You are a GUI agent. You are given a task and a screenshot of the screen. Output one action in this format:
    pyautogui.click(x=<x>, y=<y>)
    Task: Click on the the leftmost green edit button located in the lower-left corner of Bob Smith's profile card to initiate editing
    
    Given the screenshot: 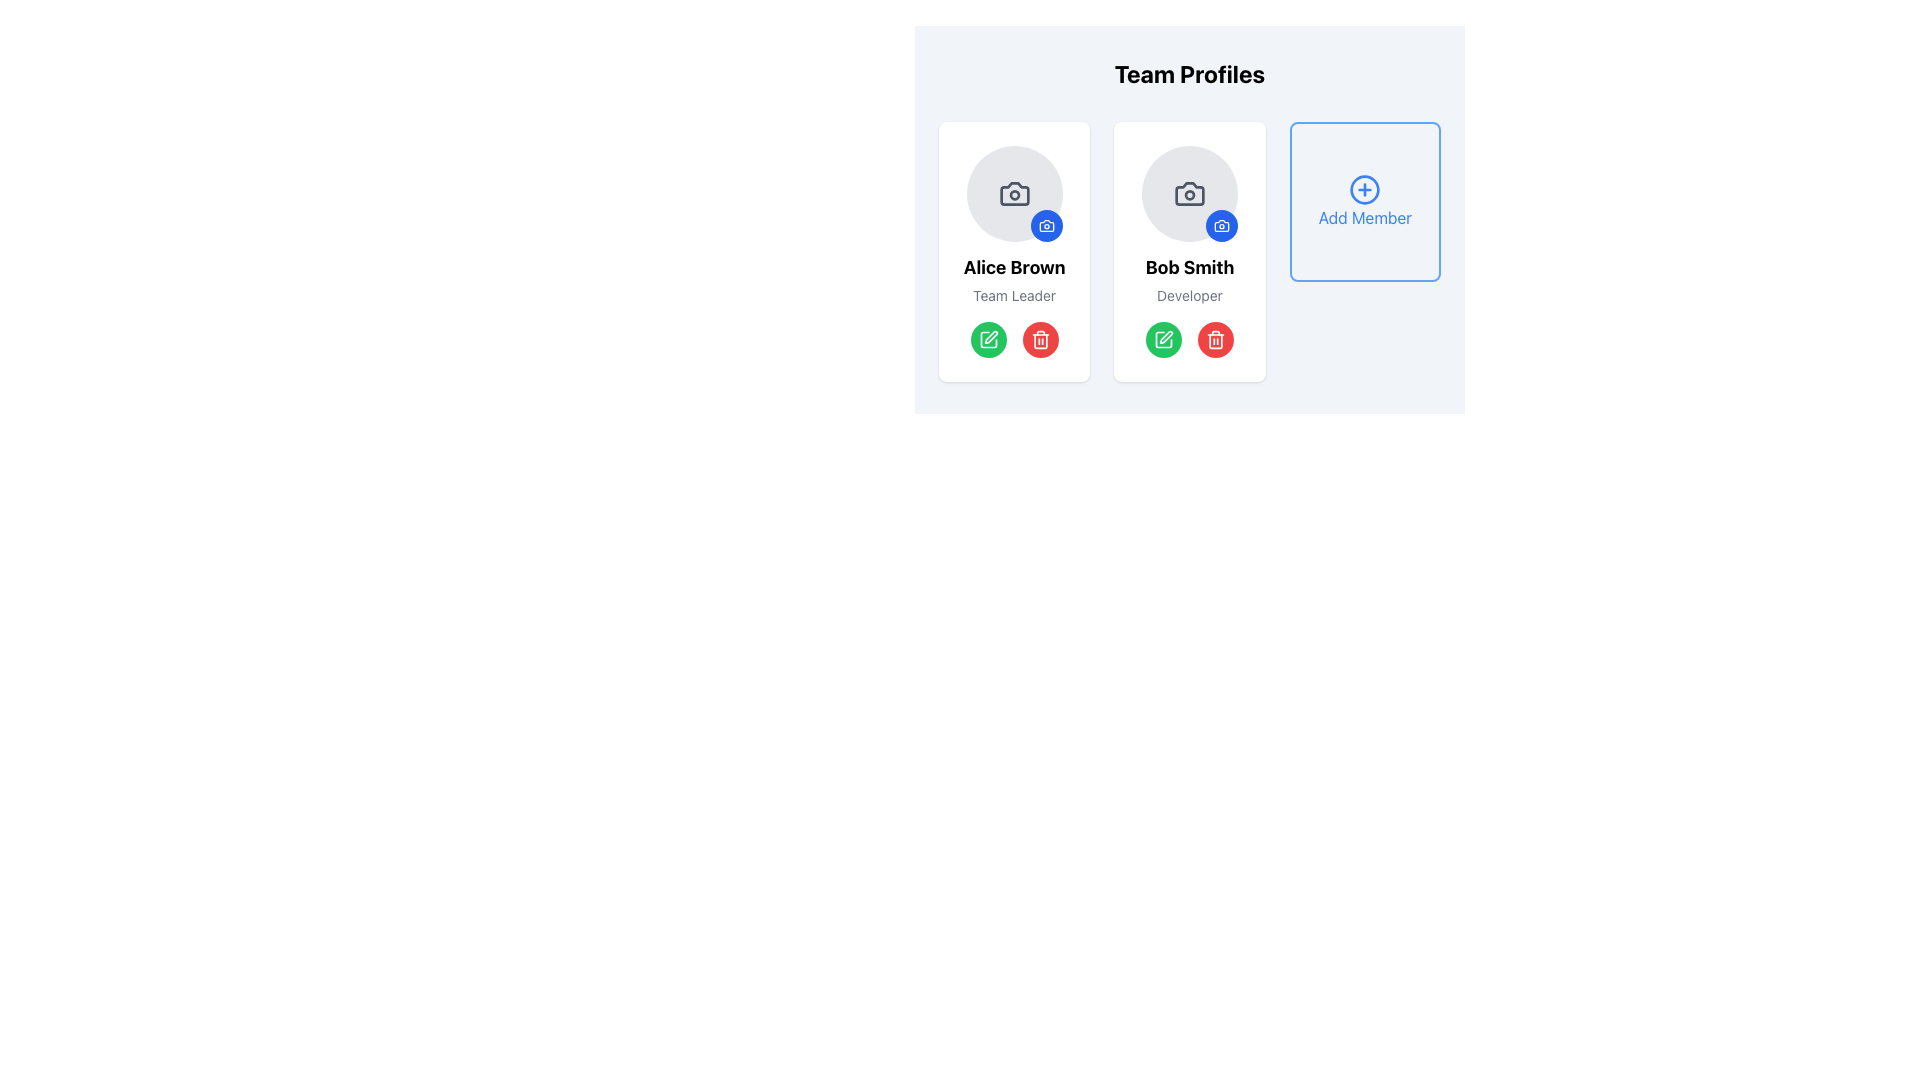 What is the action you would take?
    pyautogui.click(x=1163, y=338)
    